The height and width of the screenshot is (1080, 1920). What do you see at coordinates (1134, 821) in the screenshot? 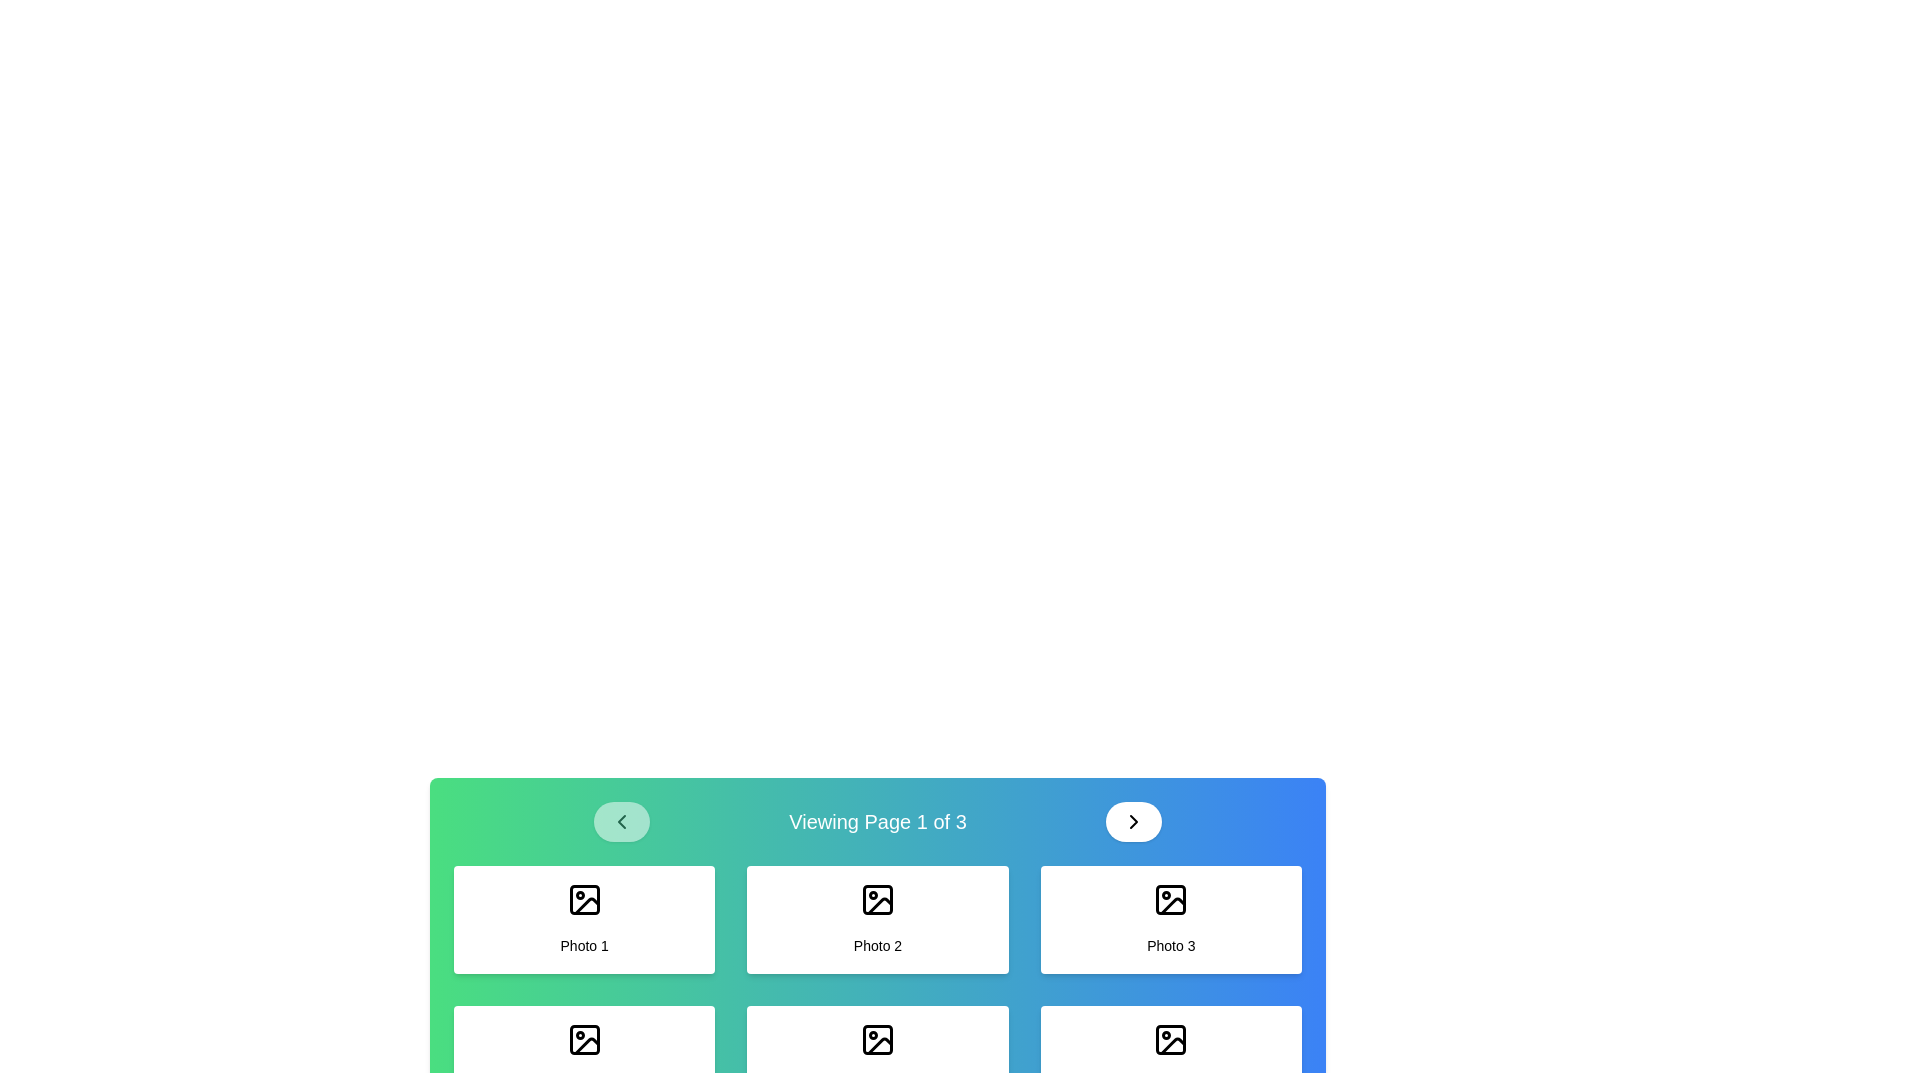
I see `the arrow icon located in the blue-shaded right section of the footer, aligned horizontally with the text 'Viewing Page 1 of 3', to enable accessibility navigation` at bounding box center [1134, 821].